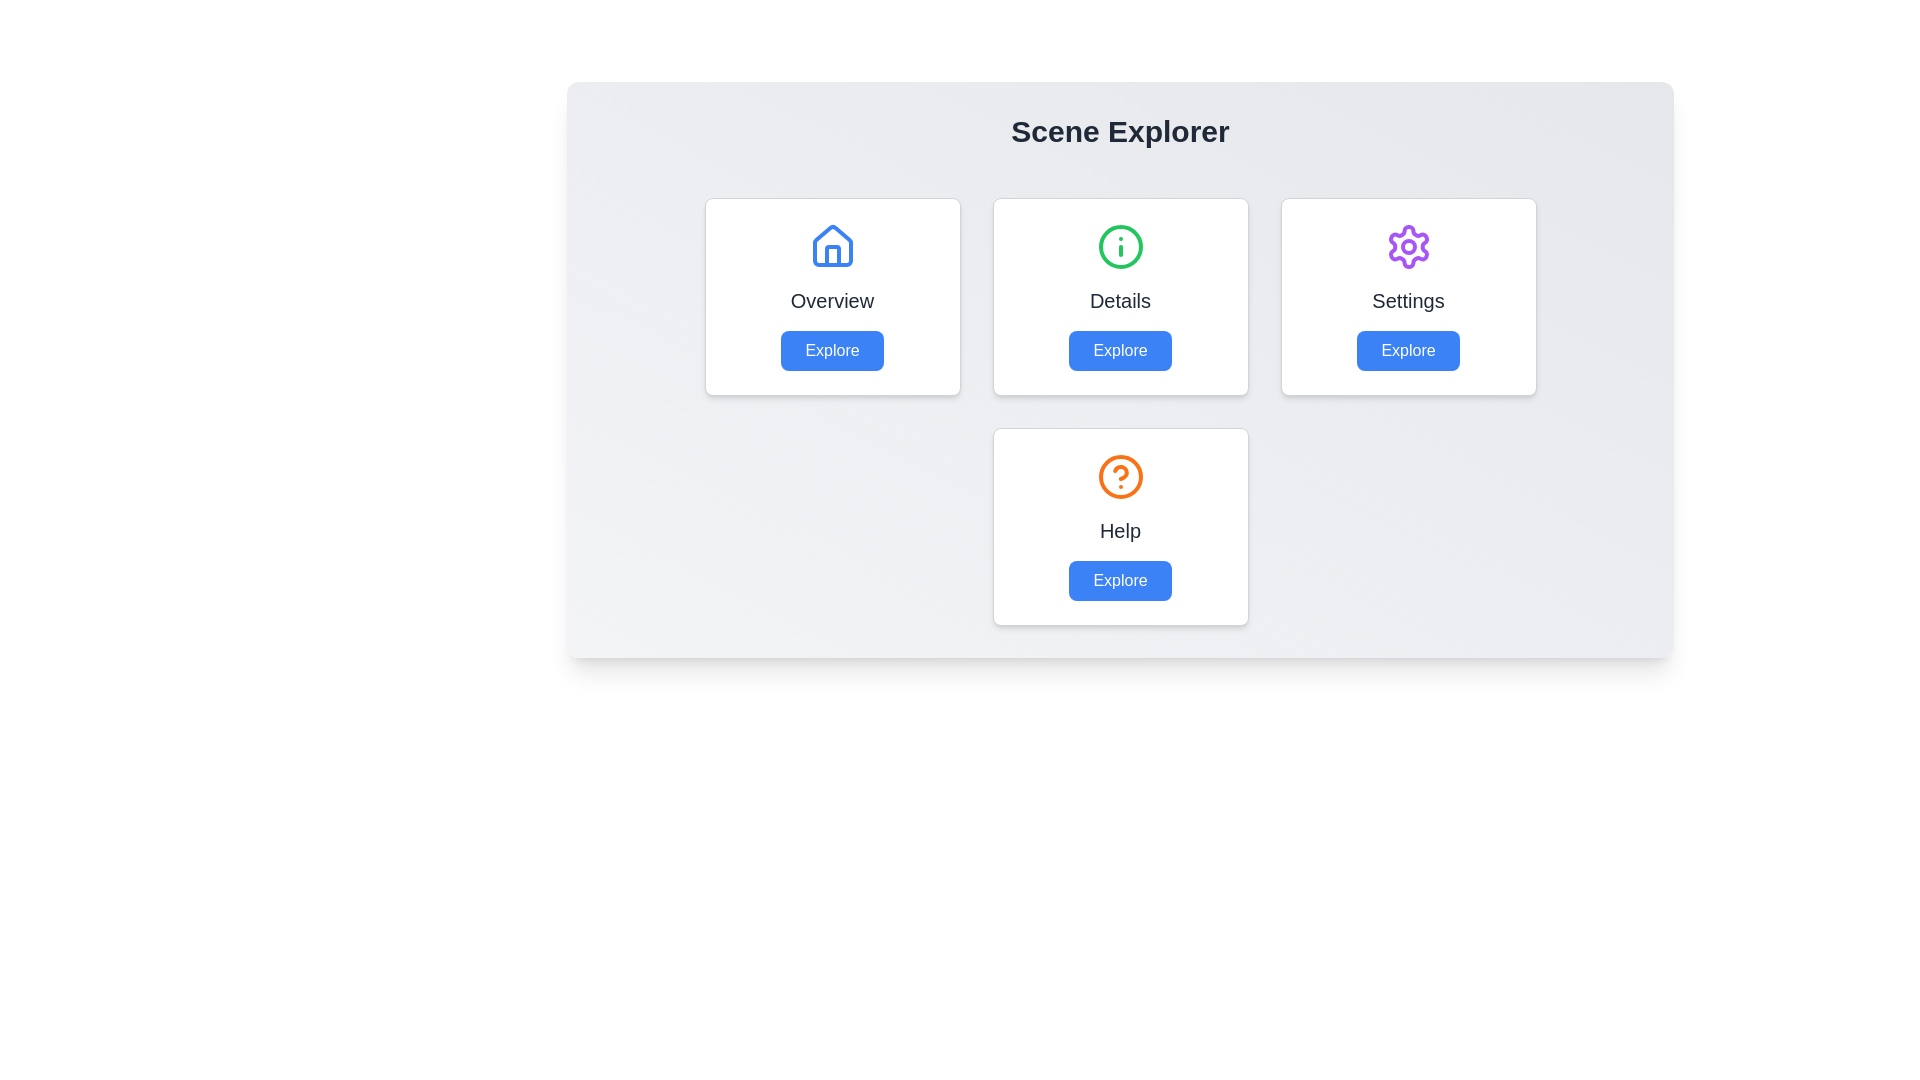 This screenshot has height=1080, width=1920. I want to click on the Decorative Icon in the 'Details' section, located between 'Overview' and 'Settings', so click(1120, 245).